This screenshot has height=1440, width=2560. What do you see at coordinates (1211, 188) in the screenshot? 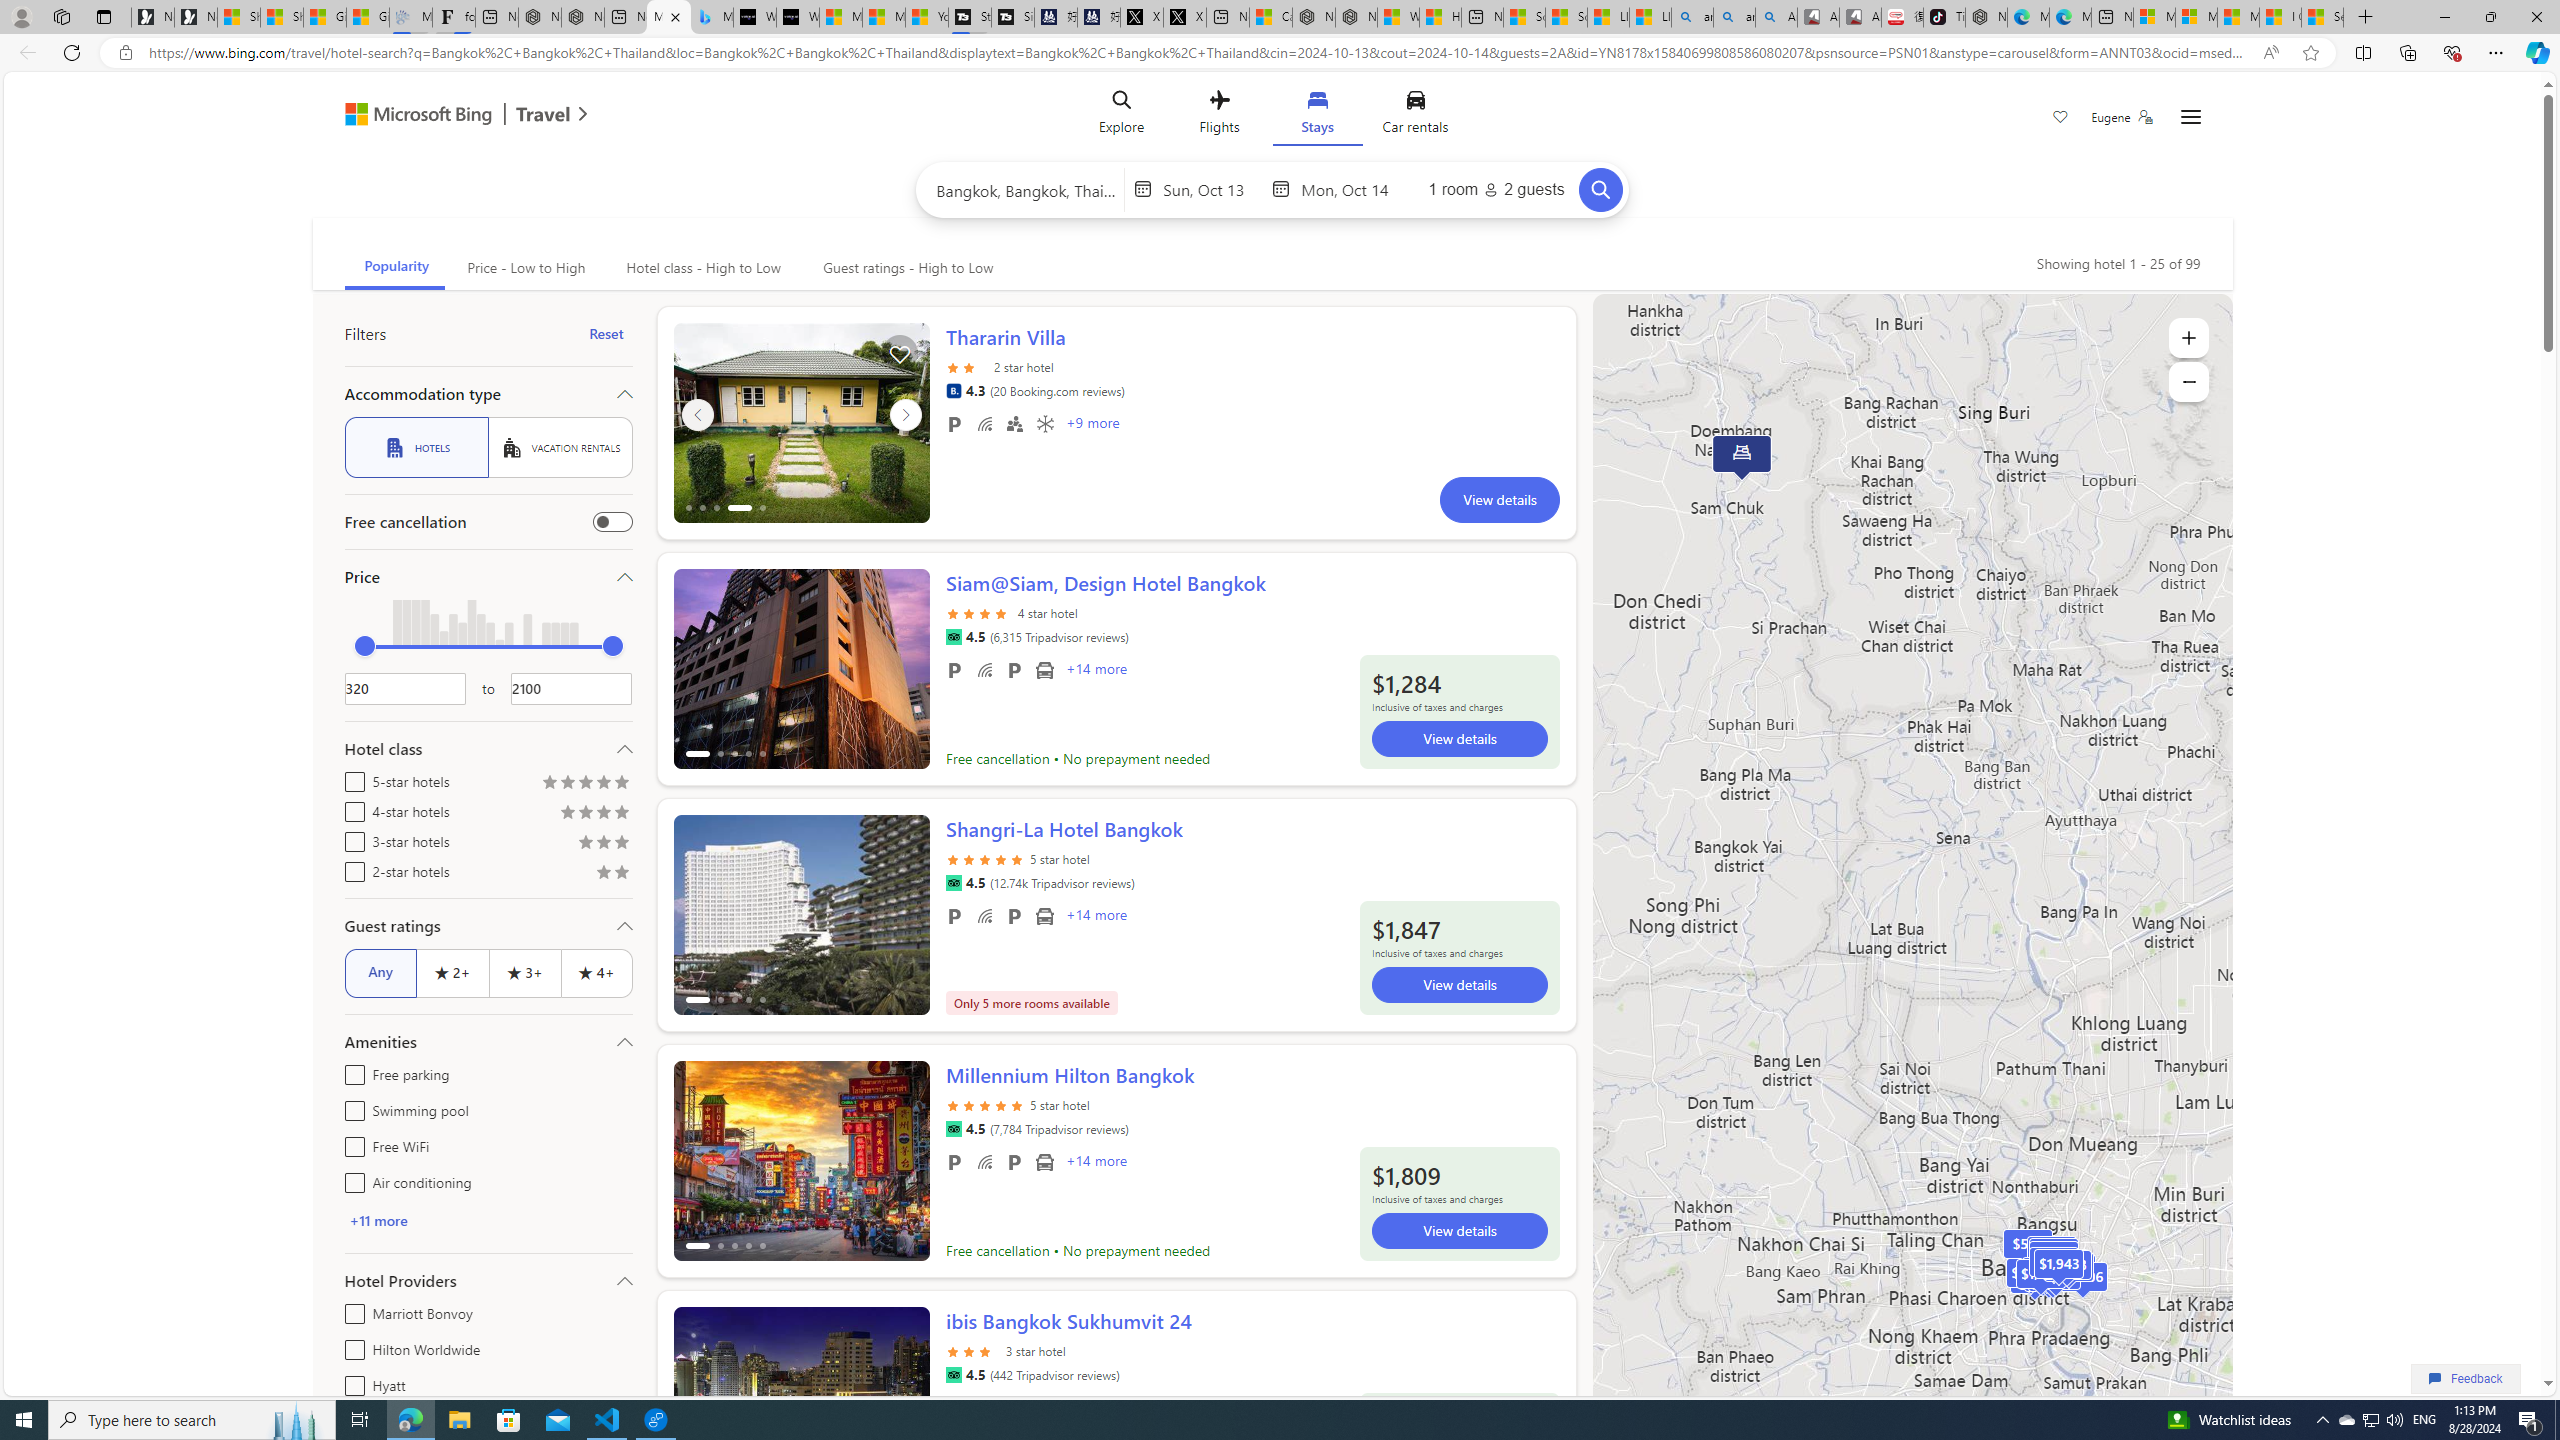
I see `'Start Date'` at bounding box center [1211, 188].